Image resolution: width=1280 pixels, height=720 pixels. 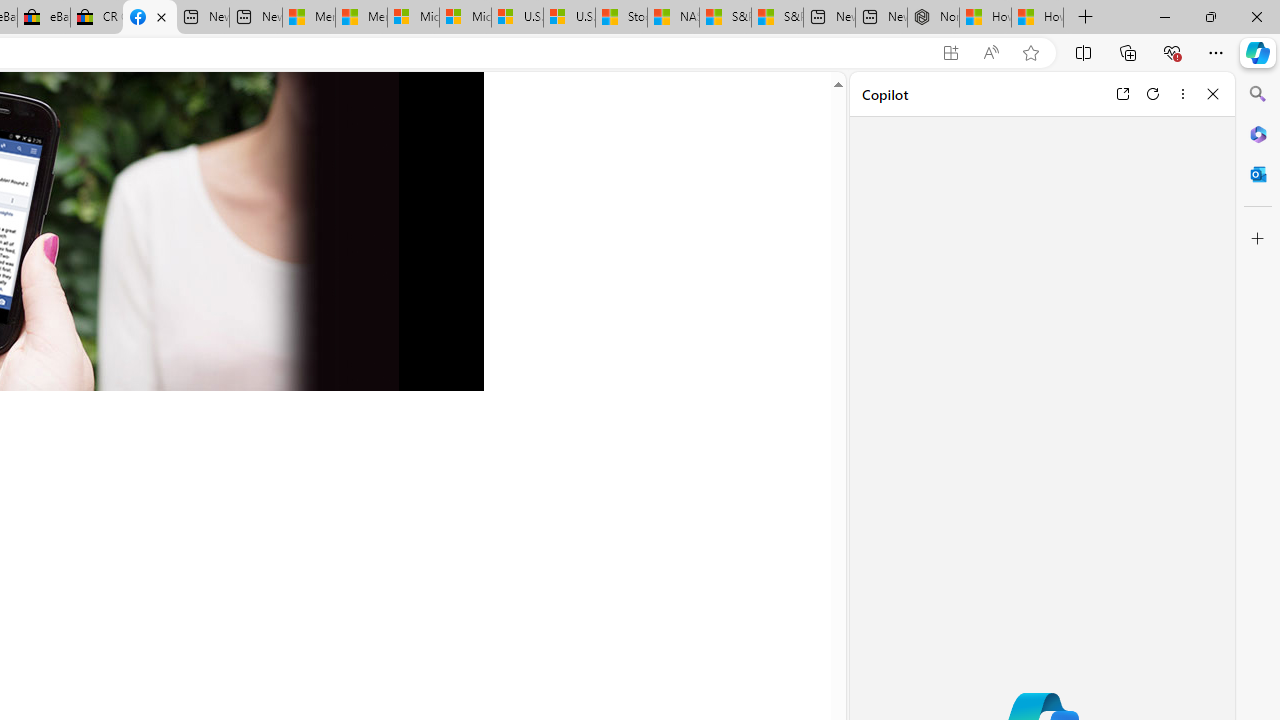 What do you see at coordinates (1257, 133) in the screenshot?
I see `'Microsoft 365'` at bounding box center [1257, 133].